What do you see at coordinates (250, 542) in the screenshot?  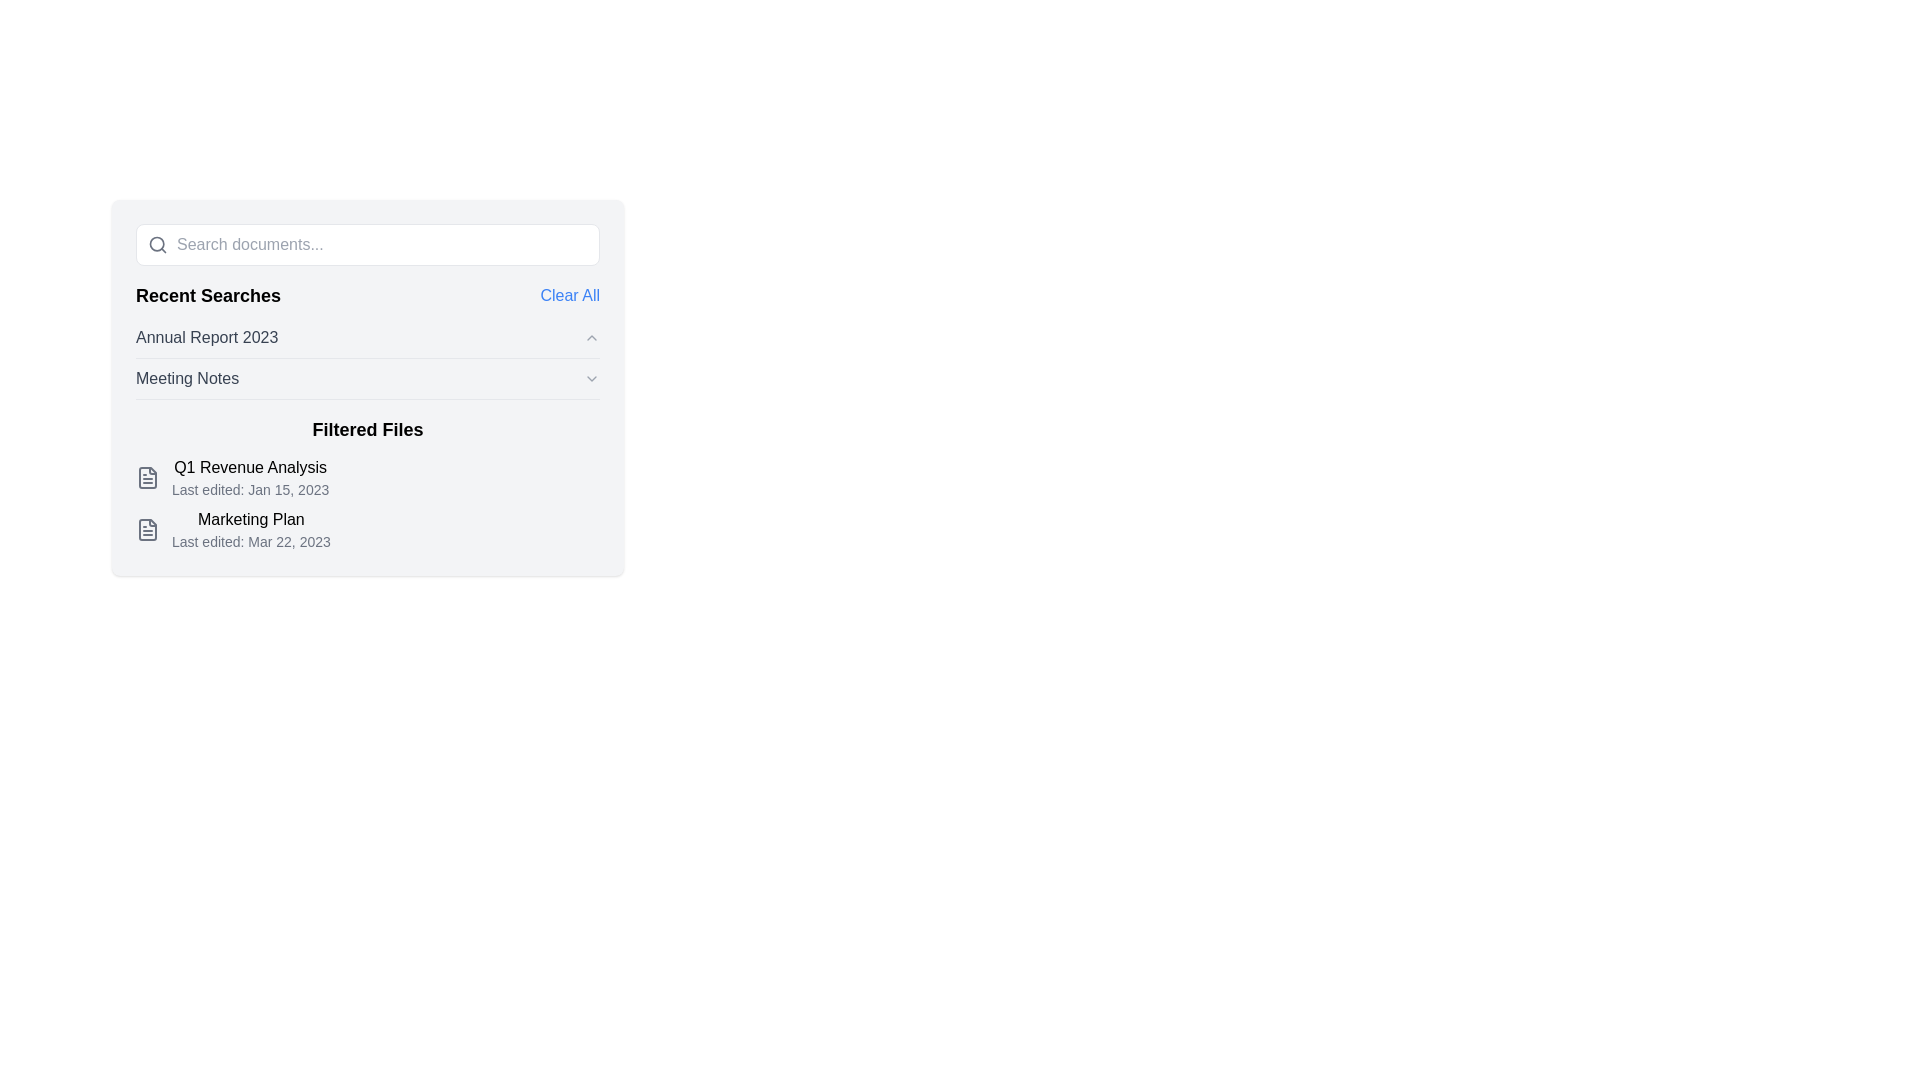 I see `the static text label displaying 'Last edited: Mar 22, 2023', which is positioned beneath the 'Marketing Plan' heading in the 'Filtered Files' section` at bounding box center [250, 542].